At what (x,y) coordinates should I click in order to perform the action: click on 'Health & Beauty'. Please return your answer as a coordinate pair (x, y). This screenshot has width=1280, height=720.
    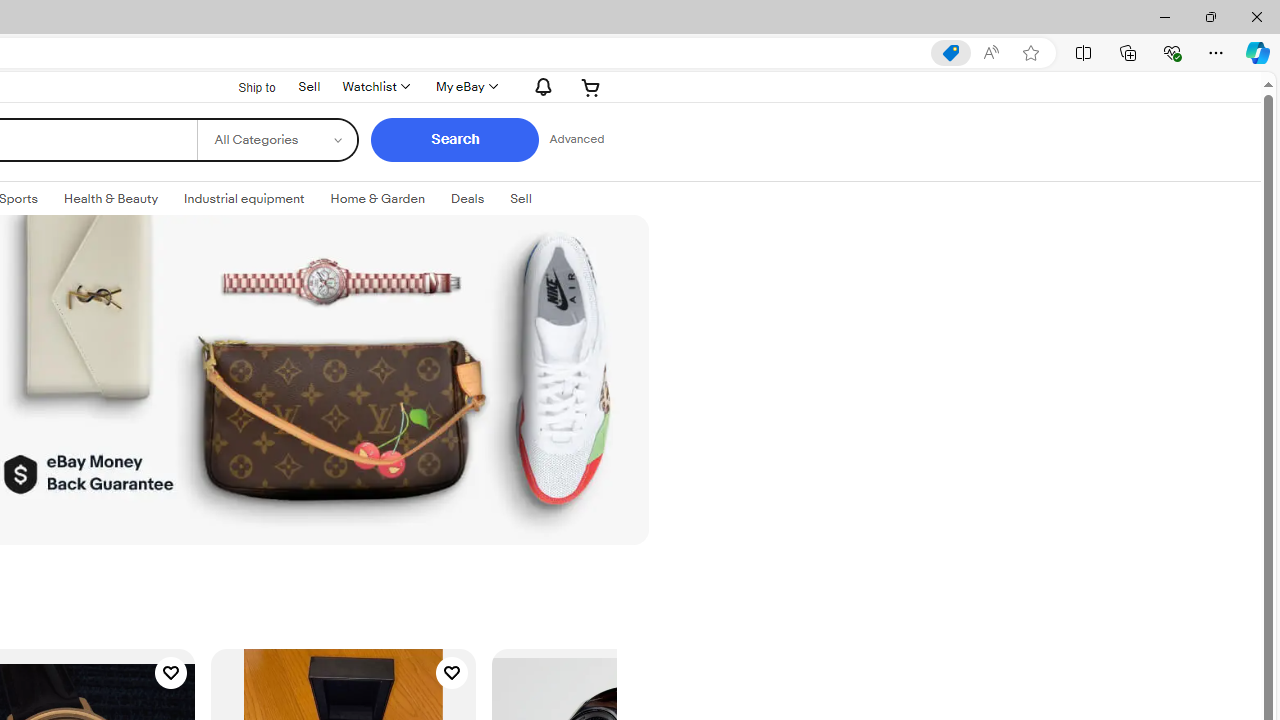
    Looking at the image, I should click on (110, 199).